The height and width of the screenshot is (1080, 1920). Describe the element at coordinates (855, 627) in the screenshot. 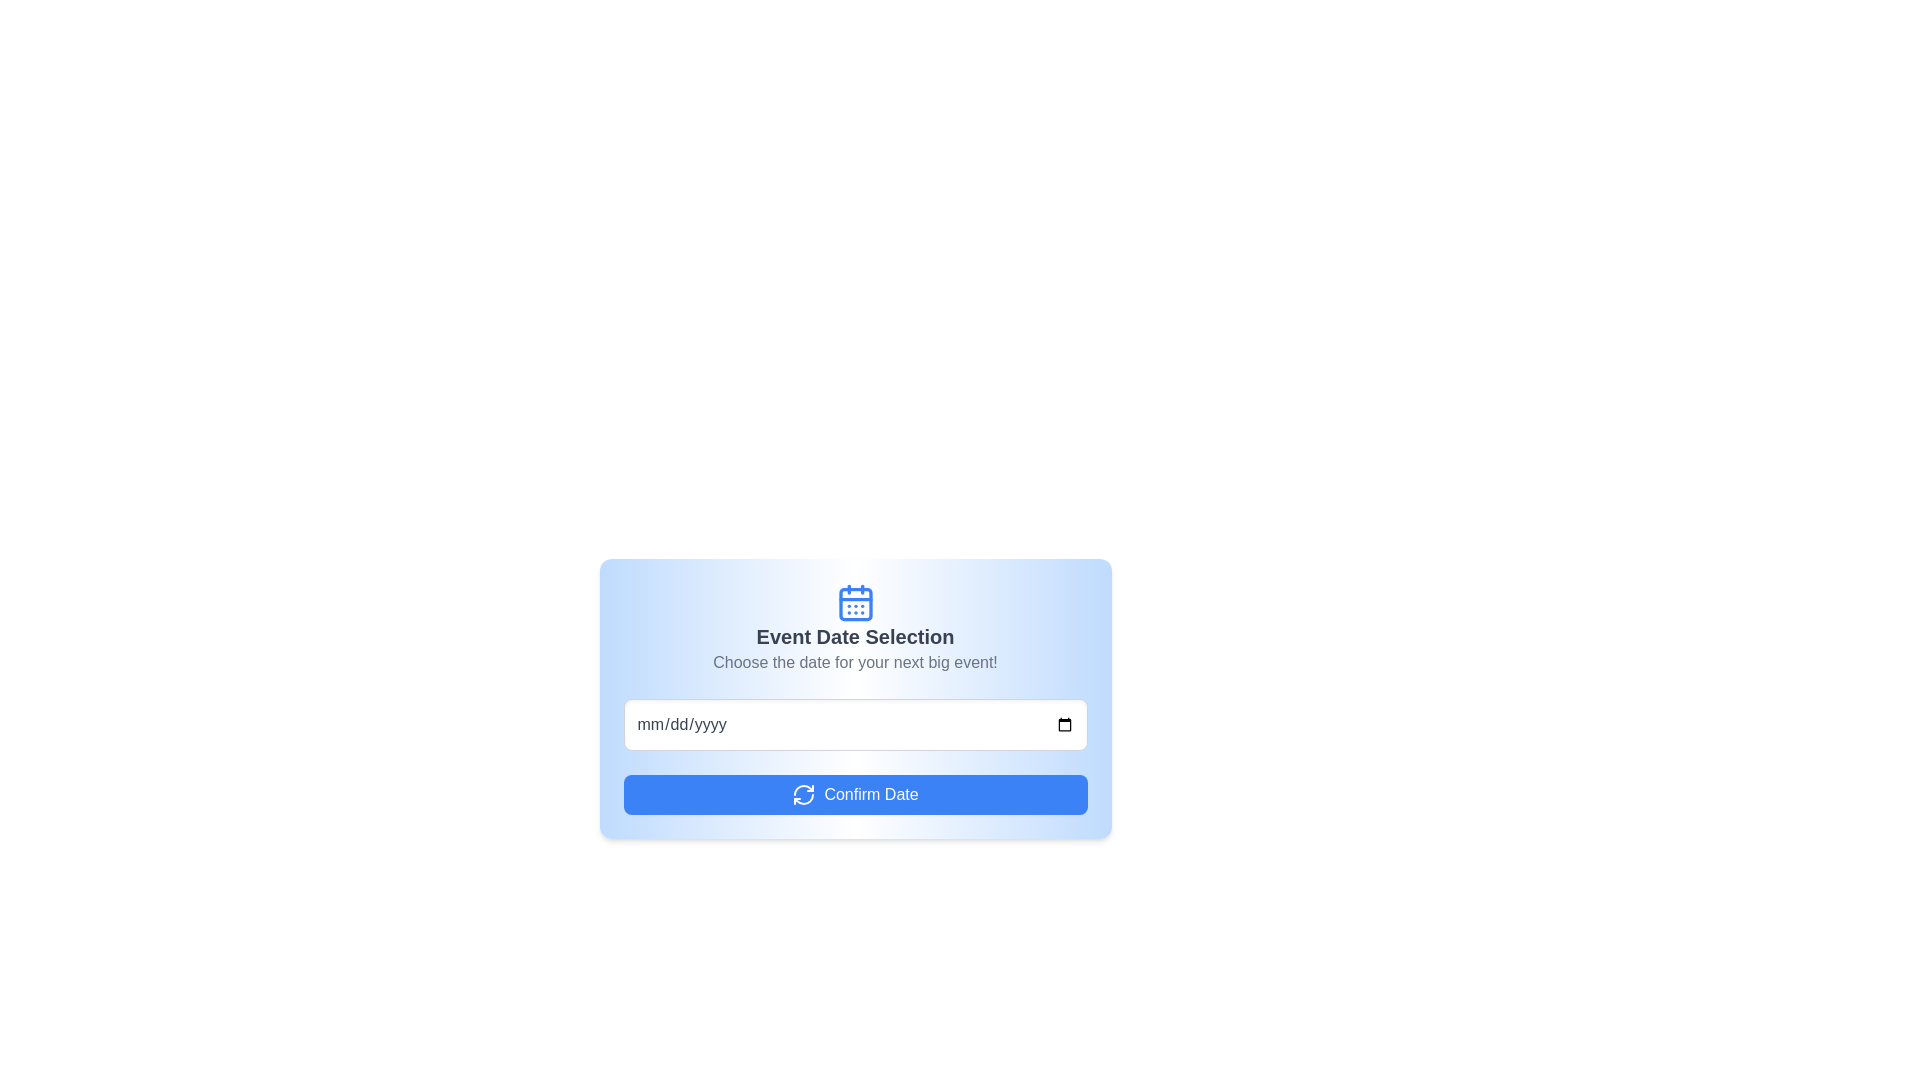

I see `the informational panel that serves as a header and provides context for the date selection functionality` at that location.